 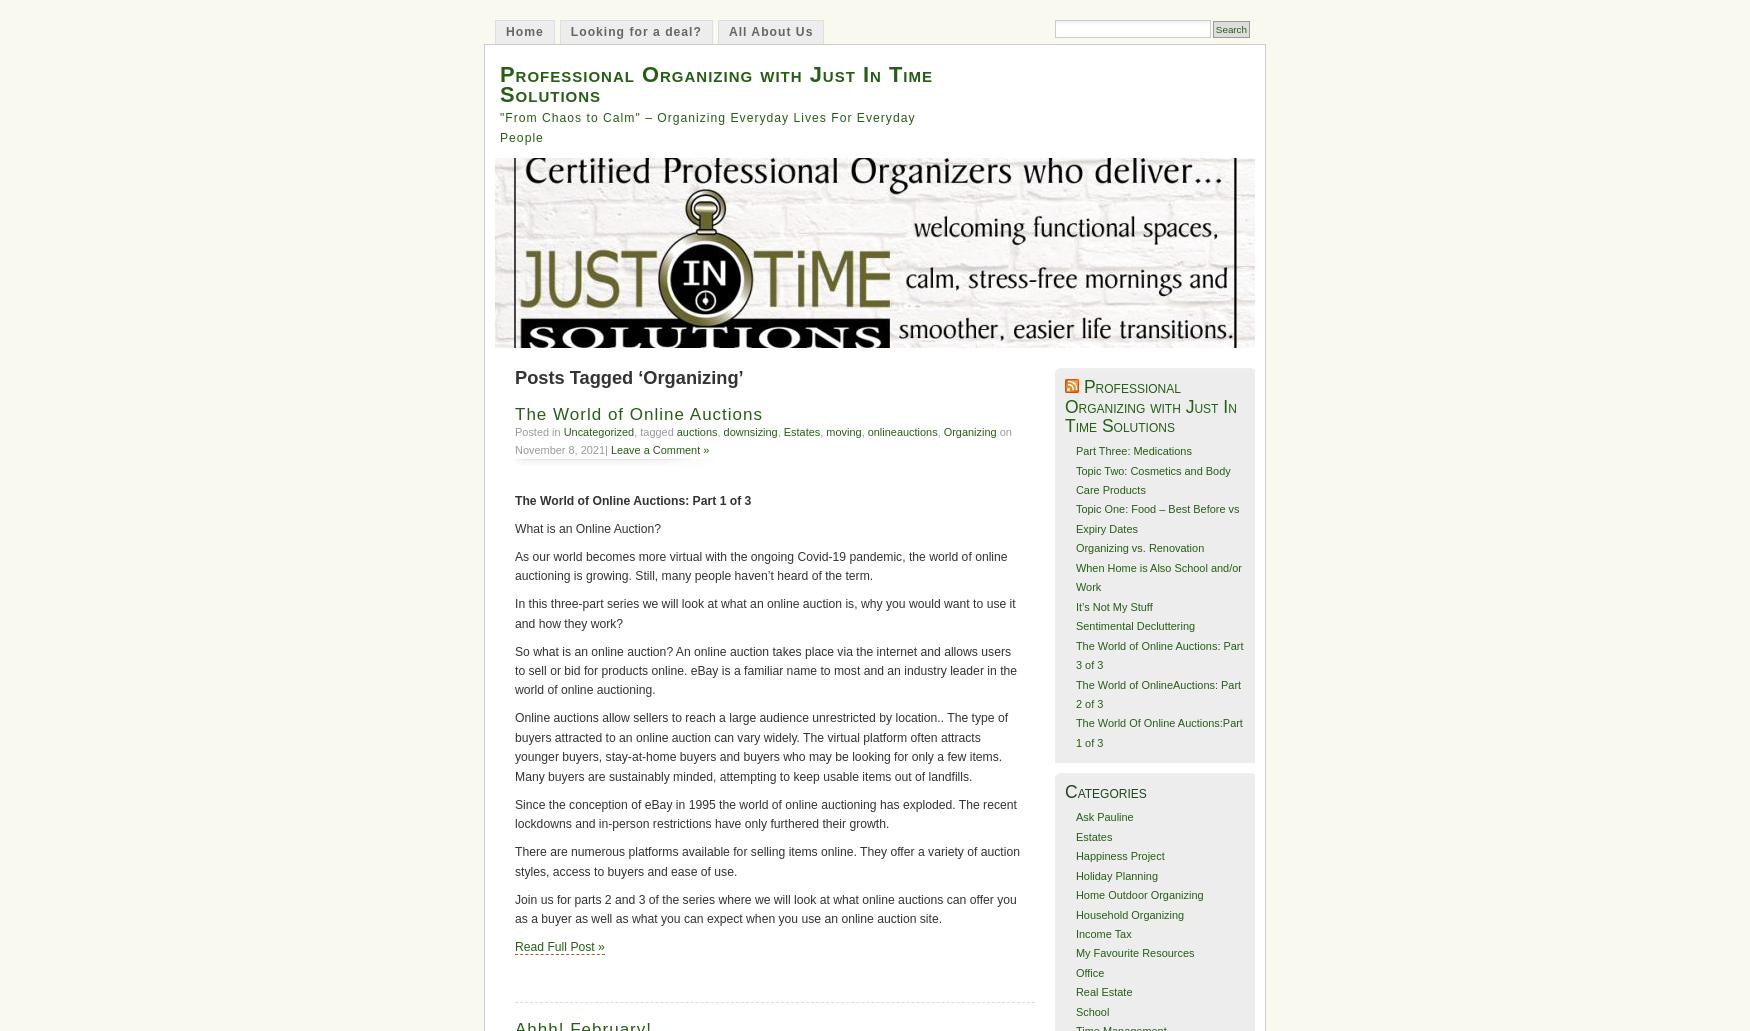 What do you see at coordinates (763, 612) in the screenshot?
I see `'In this three-part series we will look at what an online auction is, why you would want to use it and how they work?'` at bounding box center [763, 612].